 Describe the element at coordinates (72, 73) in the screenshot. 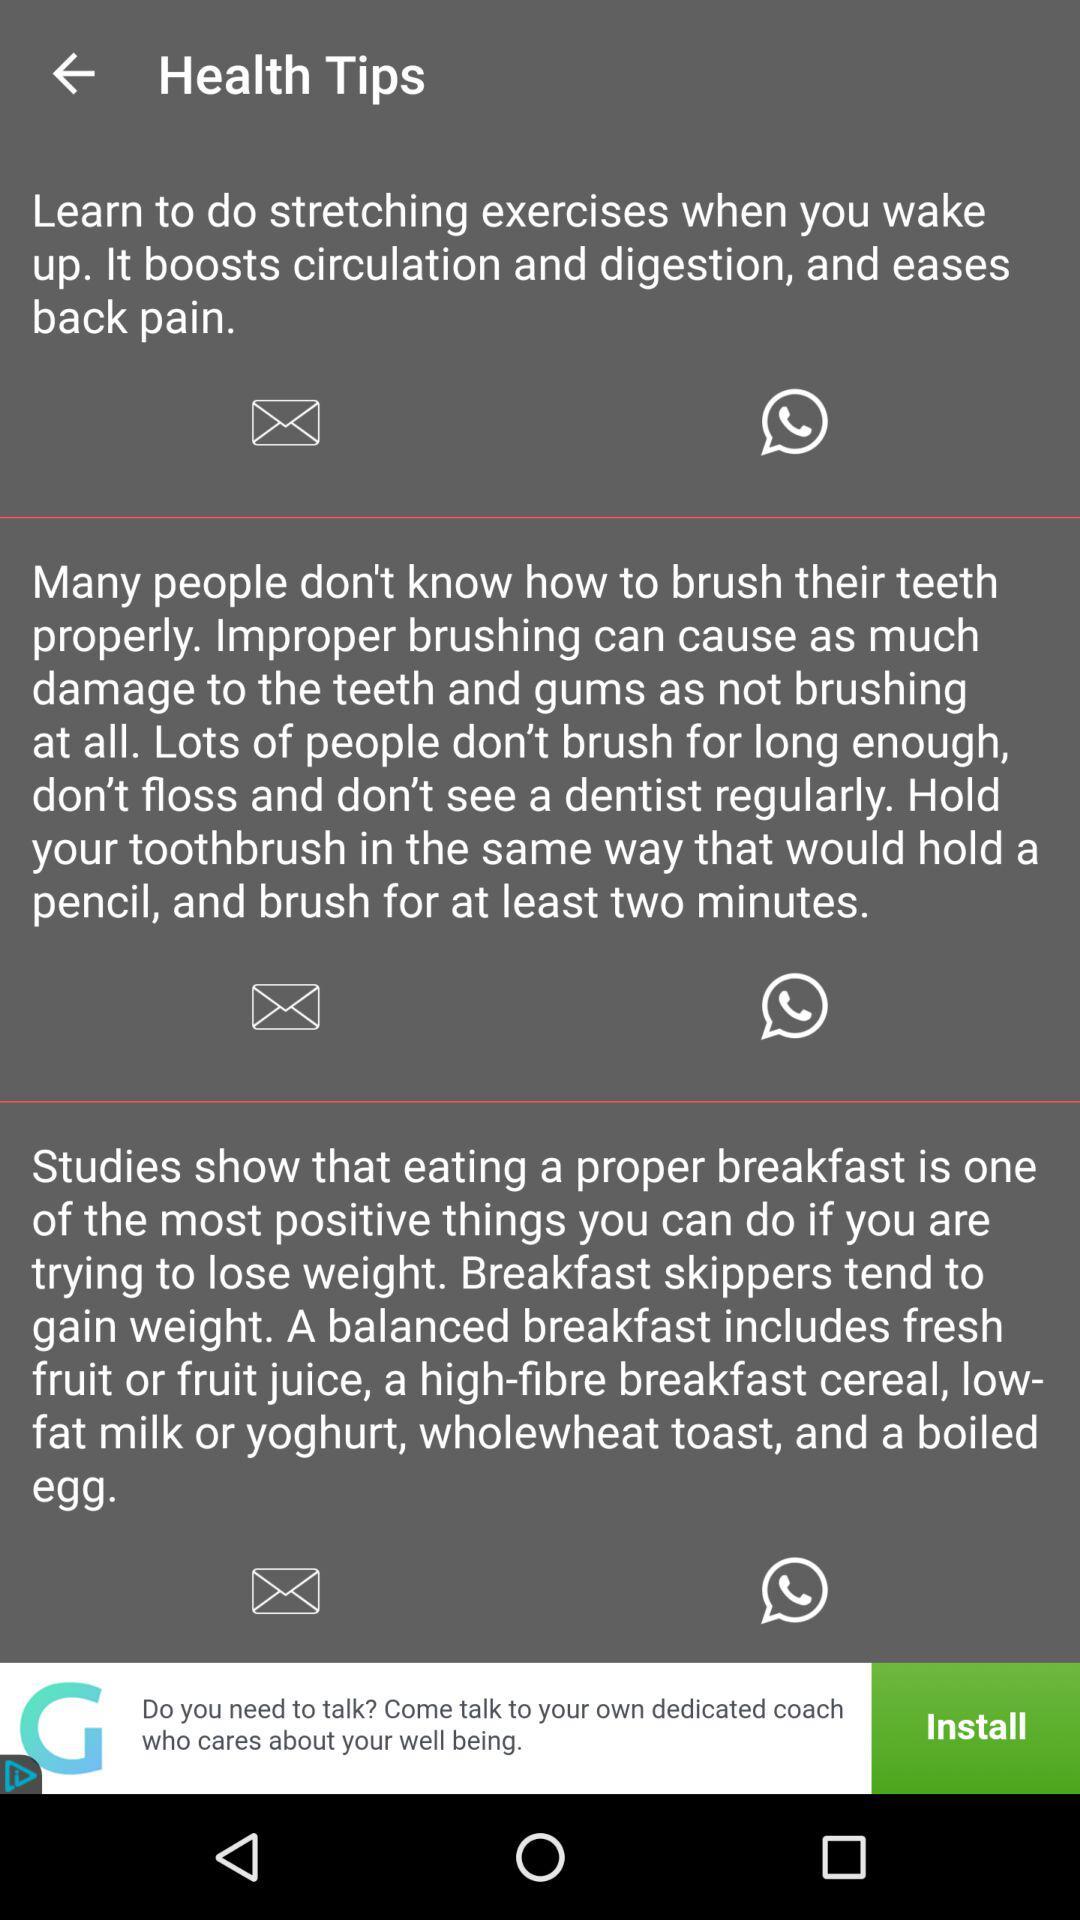

I see `the icon to the left of the health tips icon` at that location.